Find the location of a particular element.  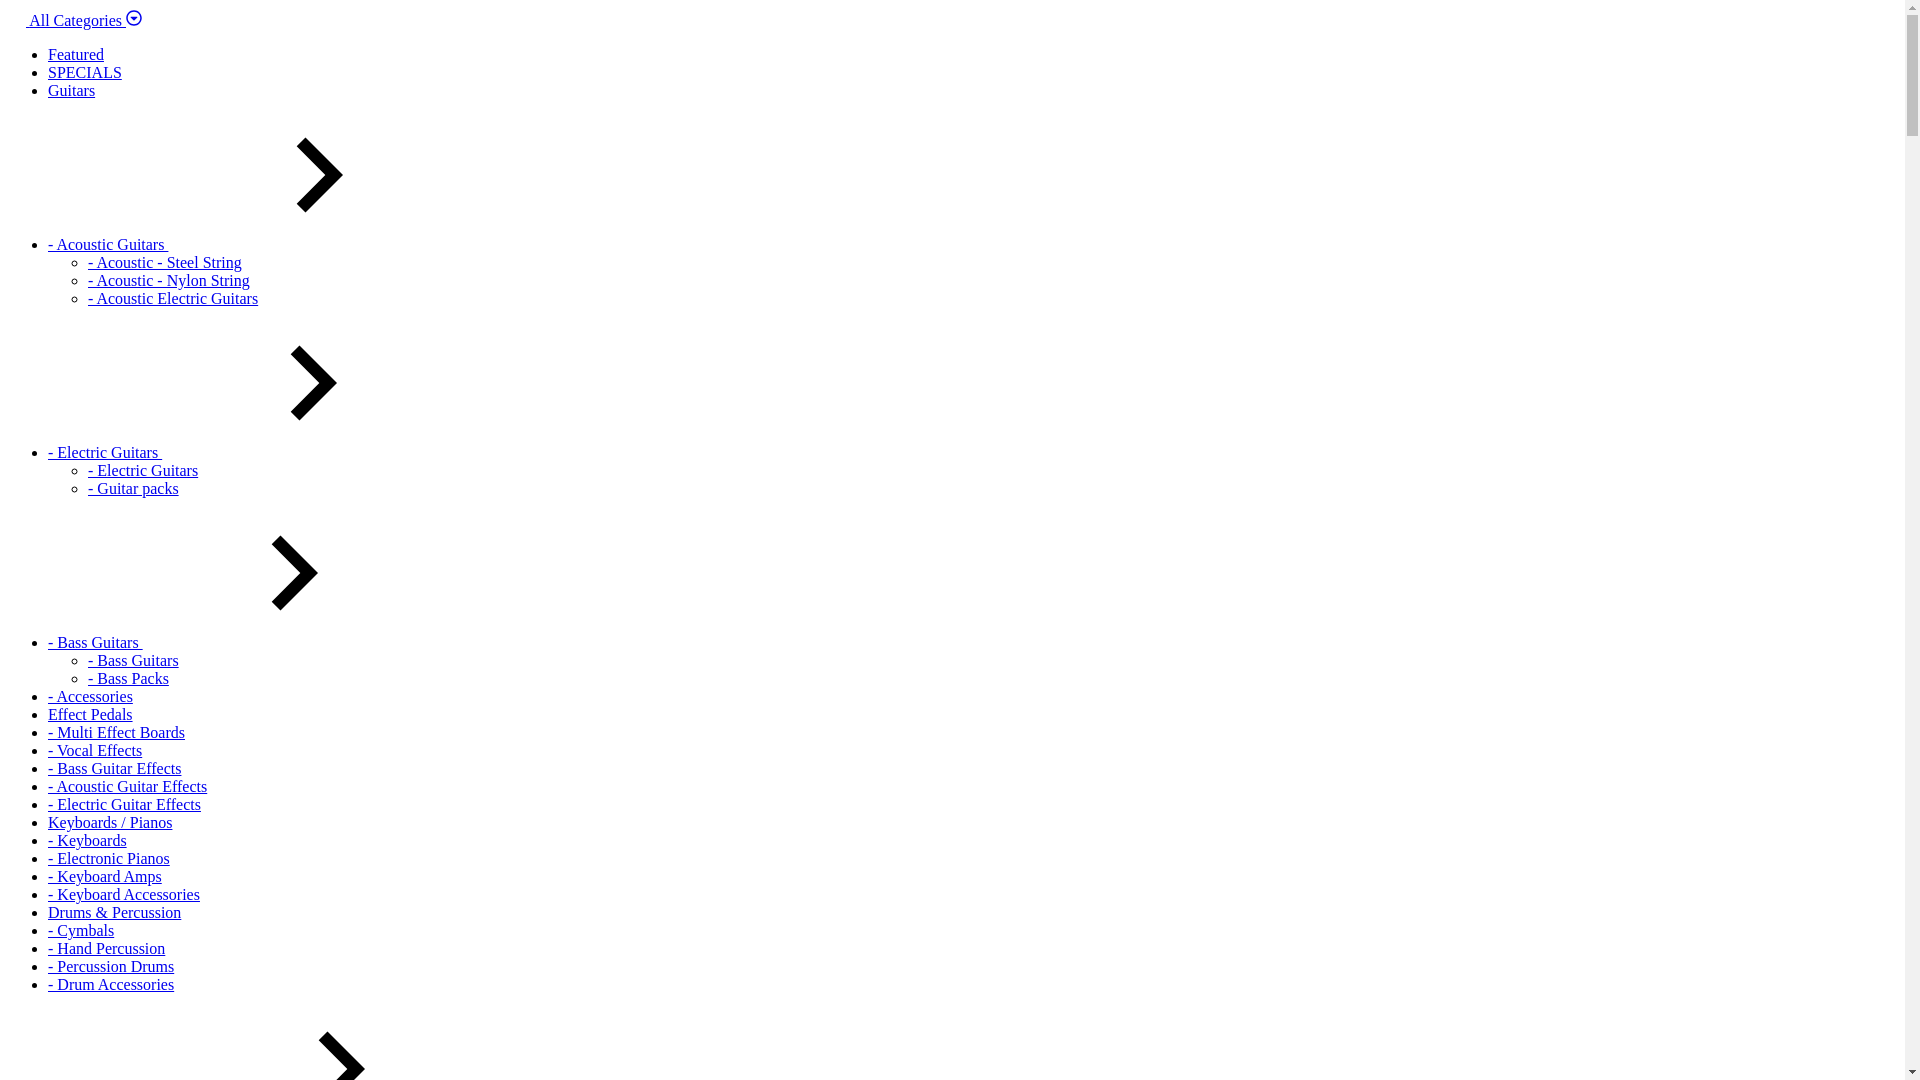

'- Drum Accessories' is located at coordinates (48, 983).